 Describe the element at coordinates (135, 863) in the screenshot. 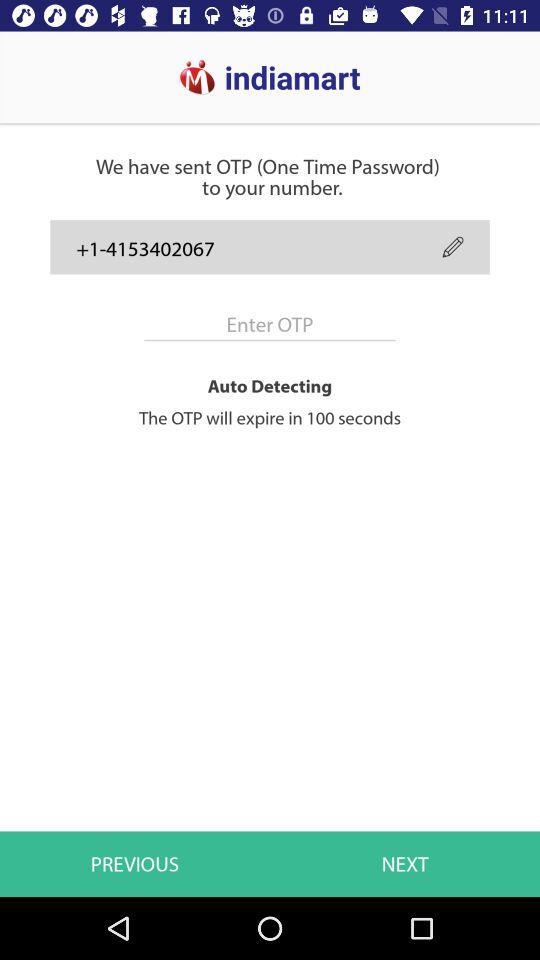

I see `icon at the bottom left corner` at that location.